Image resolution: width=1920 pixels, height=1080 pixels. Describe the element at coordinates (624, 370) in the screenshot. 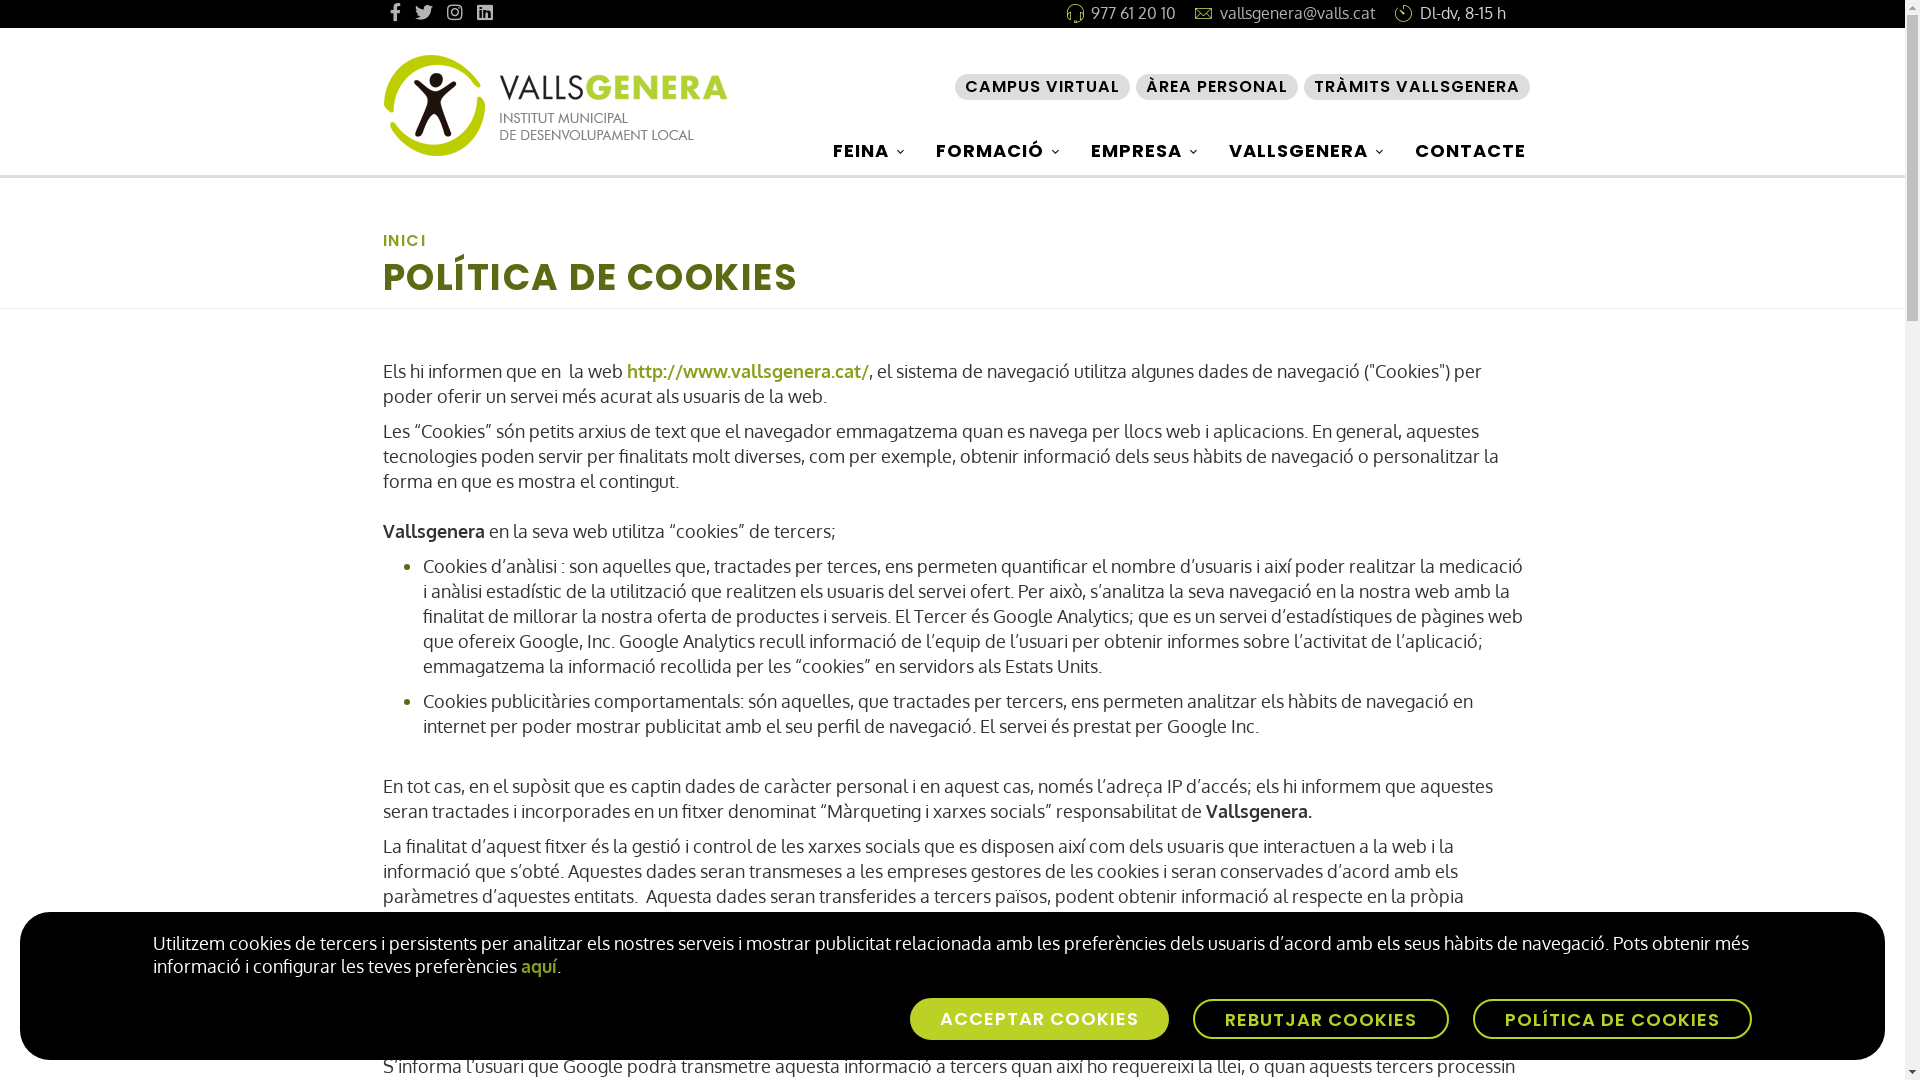

I see `'http://www.vallsgenera.cat/'` at that location.